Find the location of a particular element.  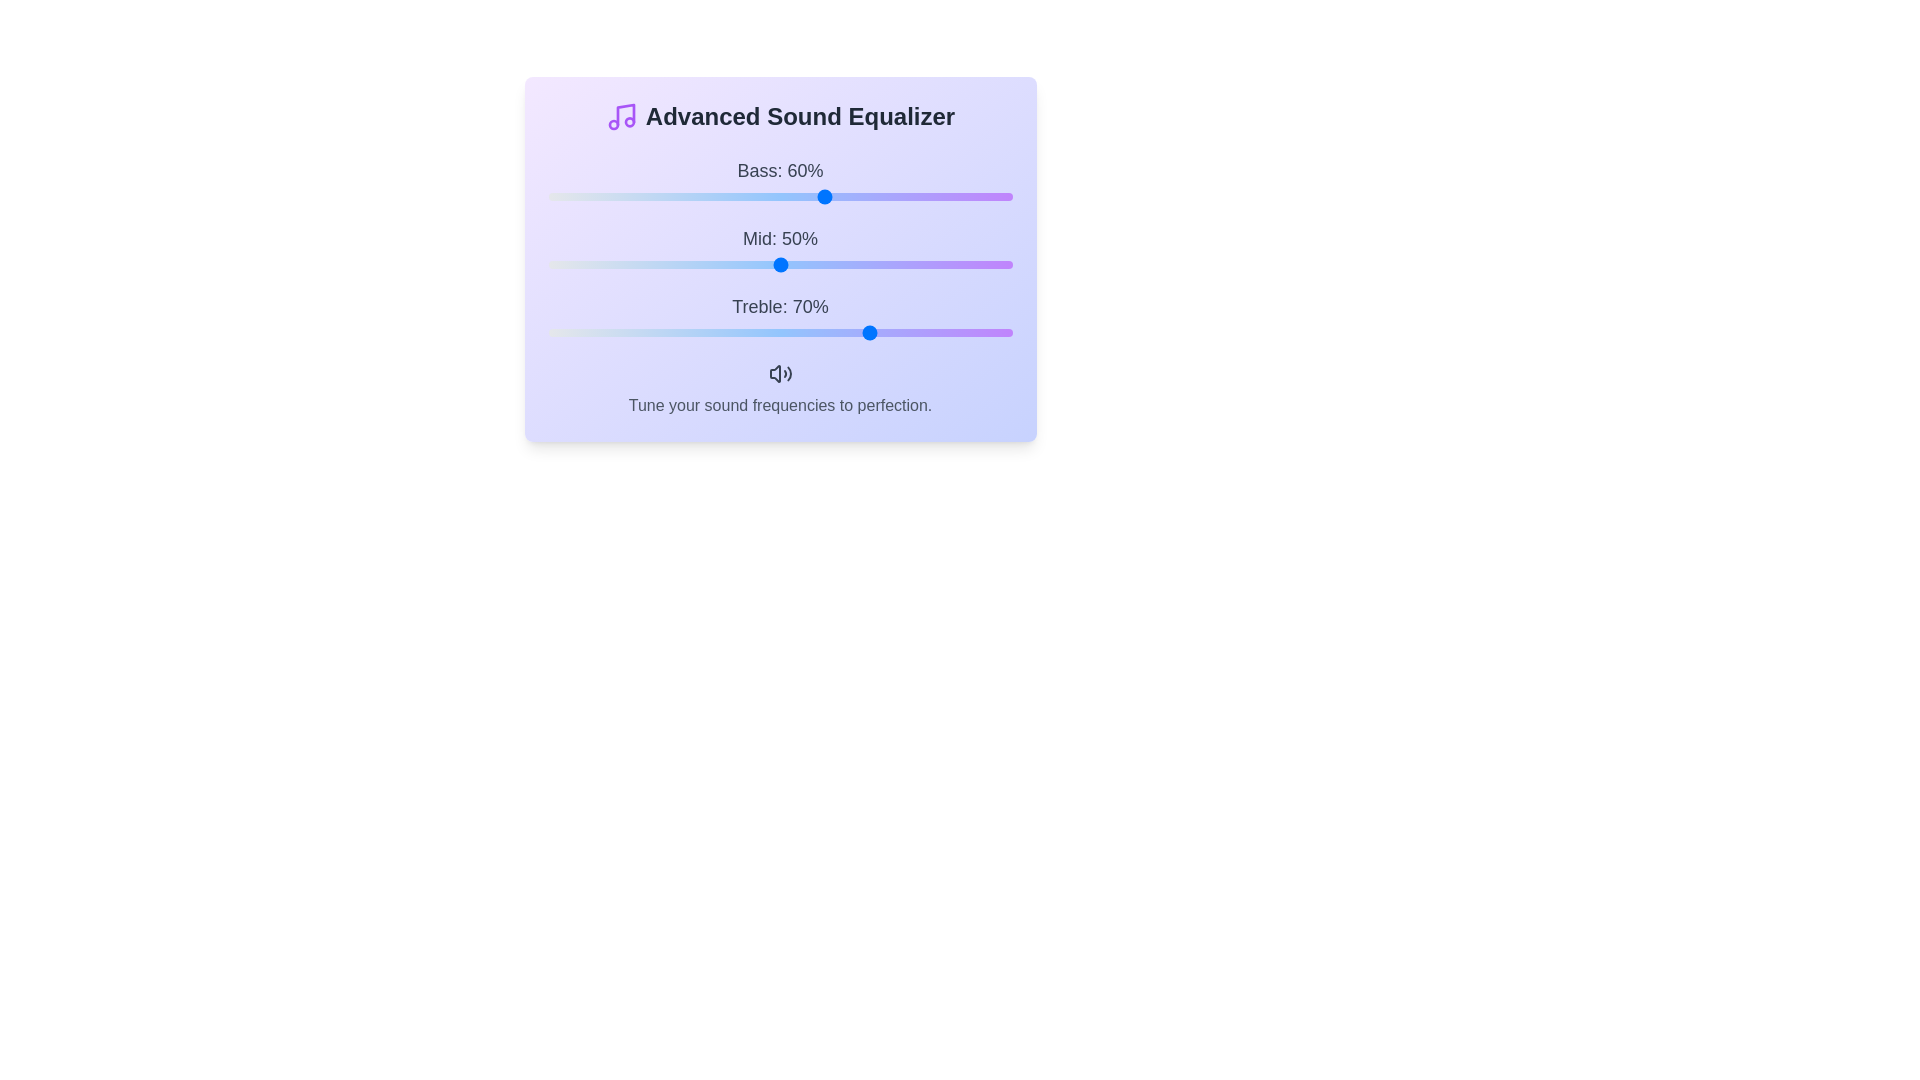

the mid frequency slider to 46% is located at coordinates (760, 264).